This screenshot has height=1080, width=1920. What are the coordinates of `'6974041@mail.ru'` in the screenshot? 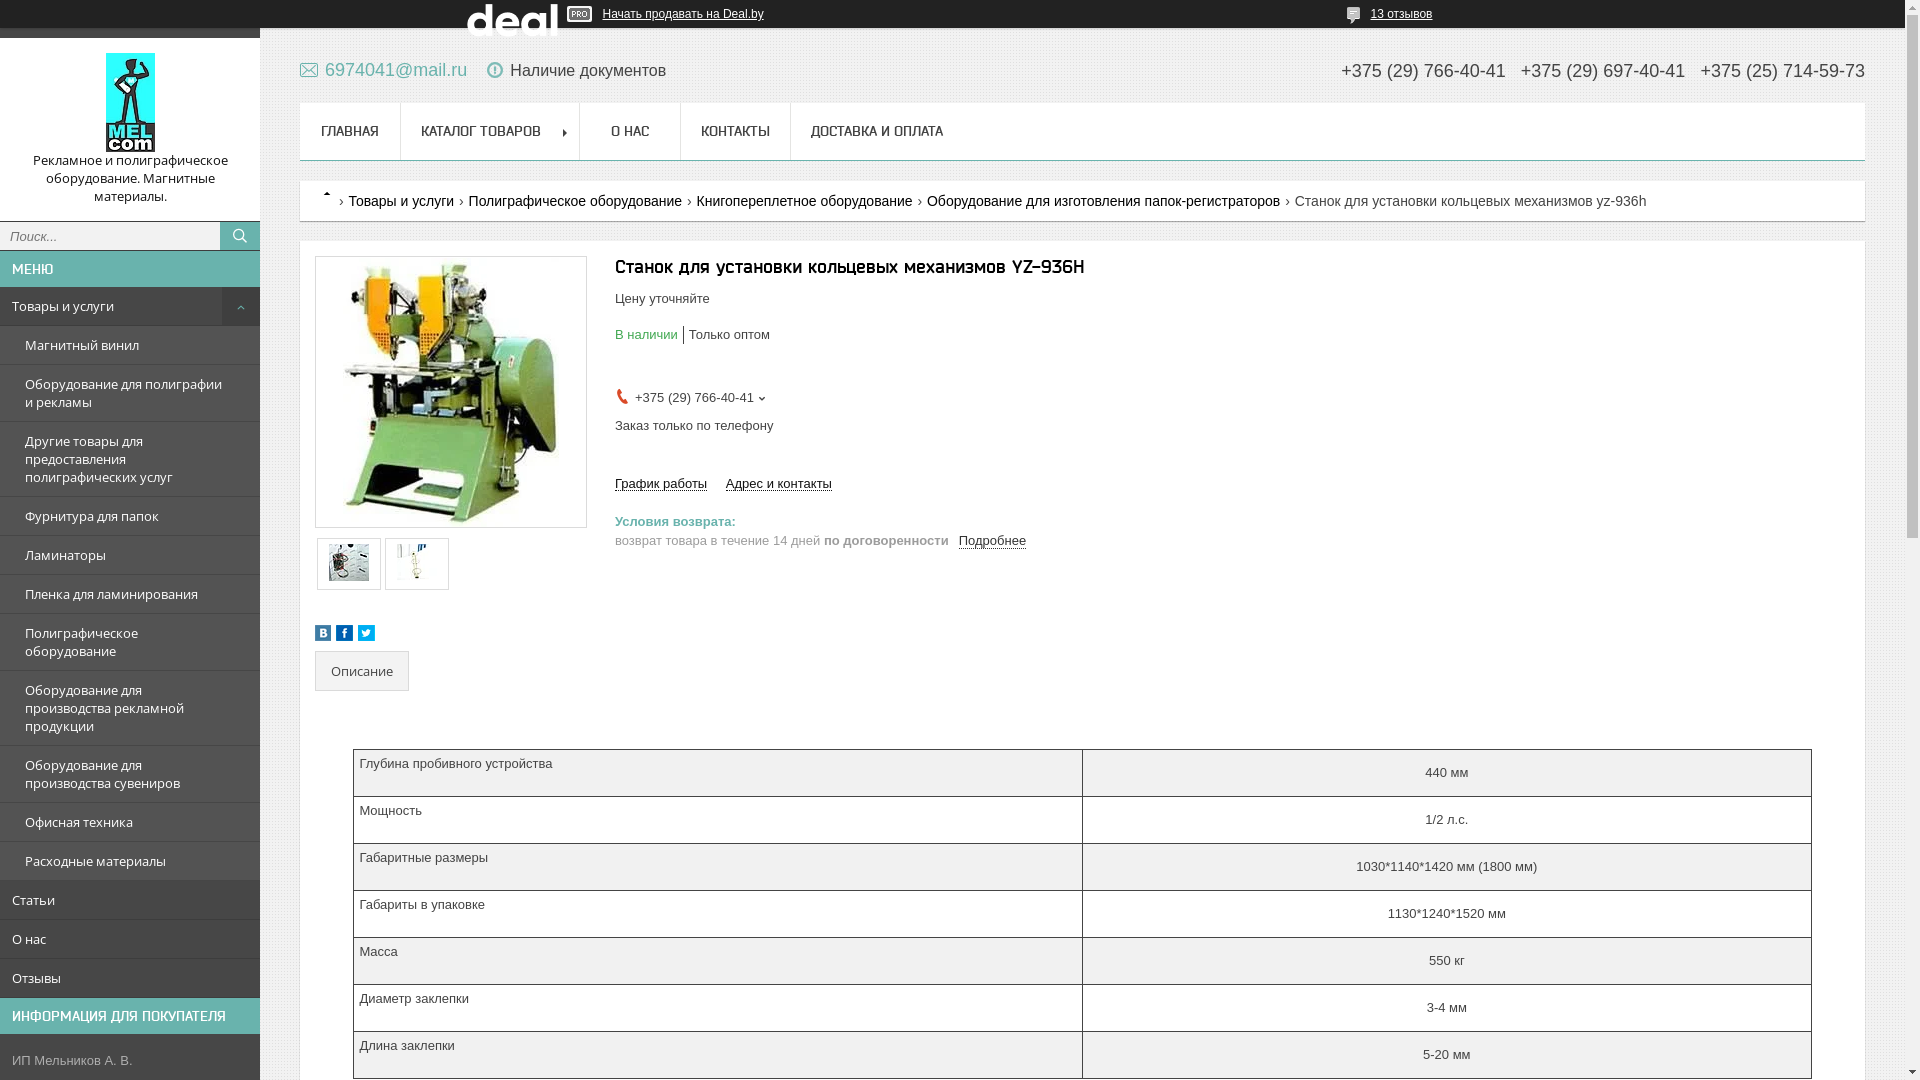 It's located at (383, 68).